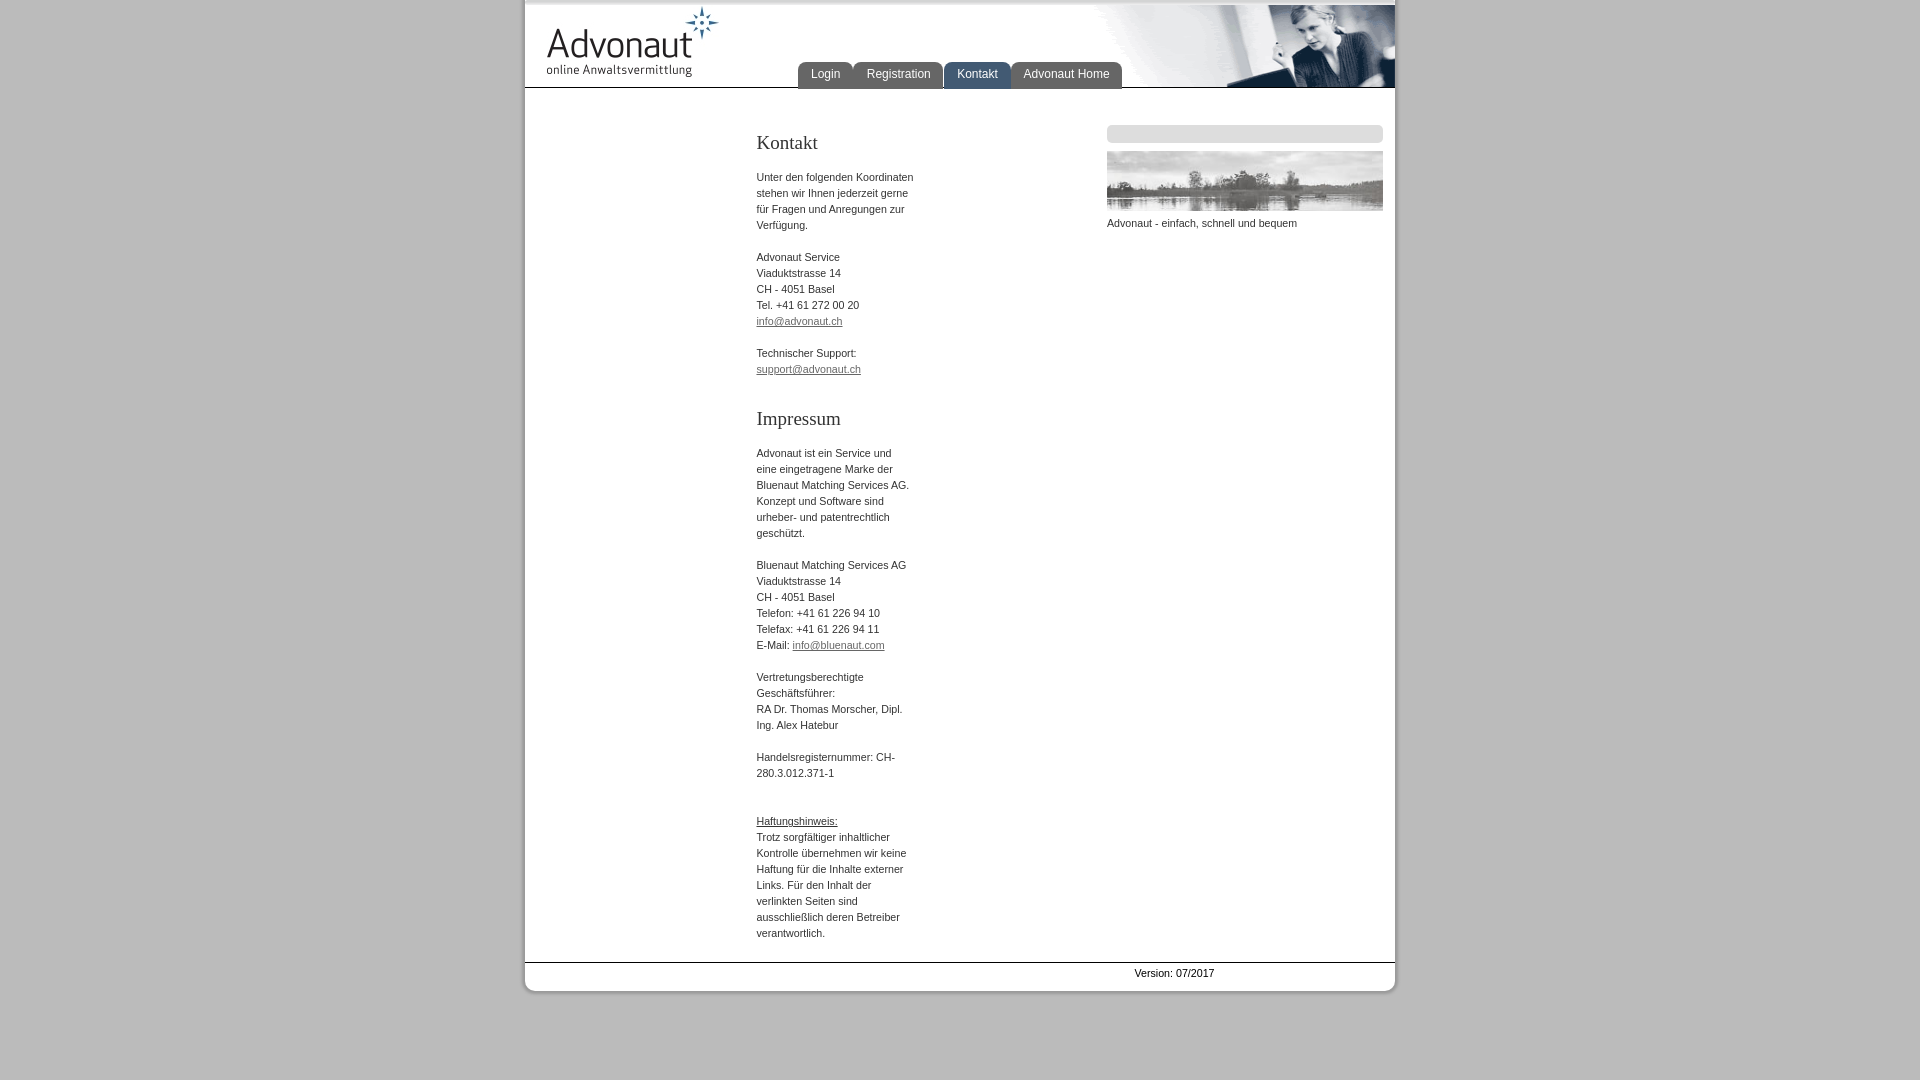  Describe the element at coordinates (825, 74) in the screenshot. I see `'    Login  '` at that location.